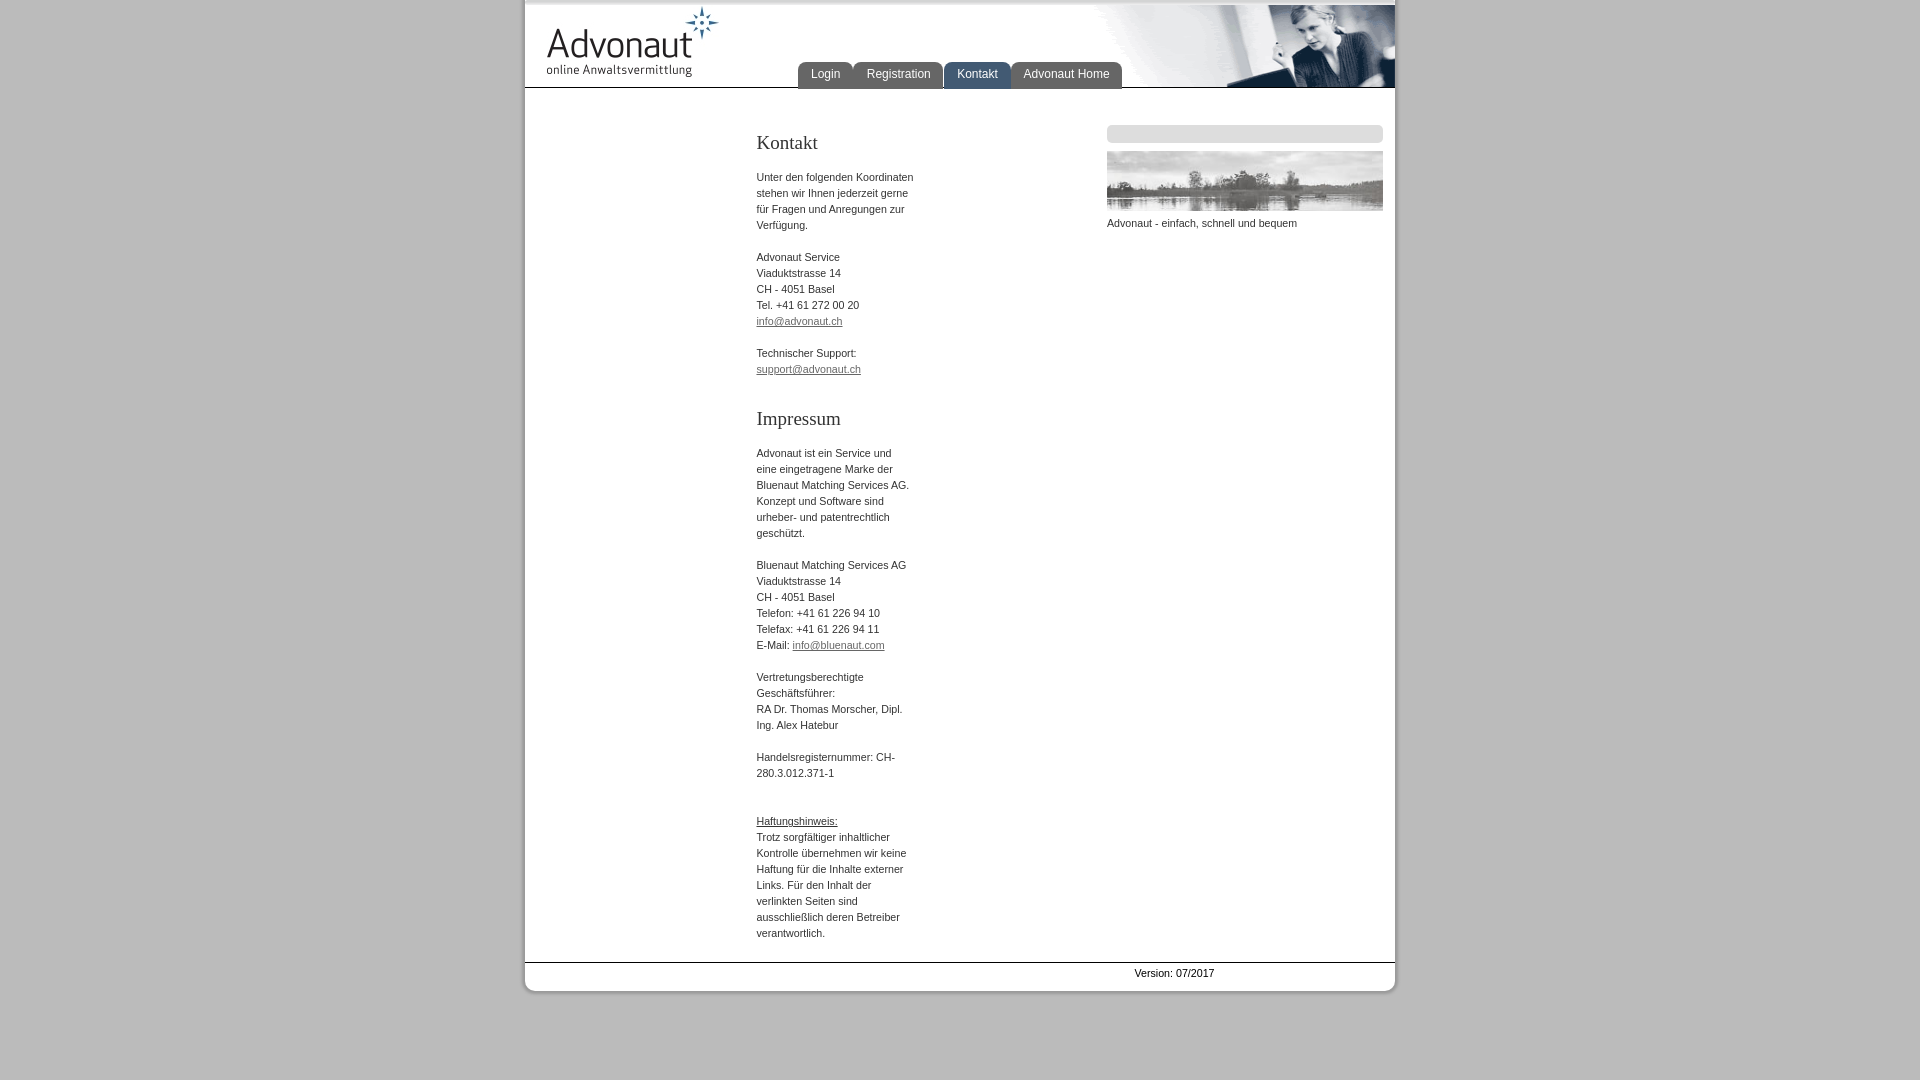  Describe the element at coordinates (825, 74) in the screenshot. I see `'    Login  '` at that location.